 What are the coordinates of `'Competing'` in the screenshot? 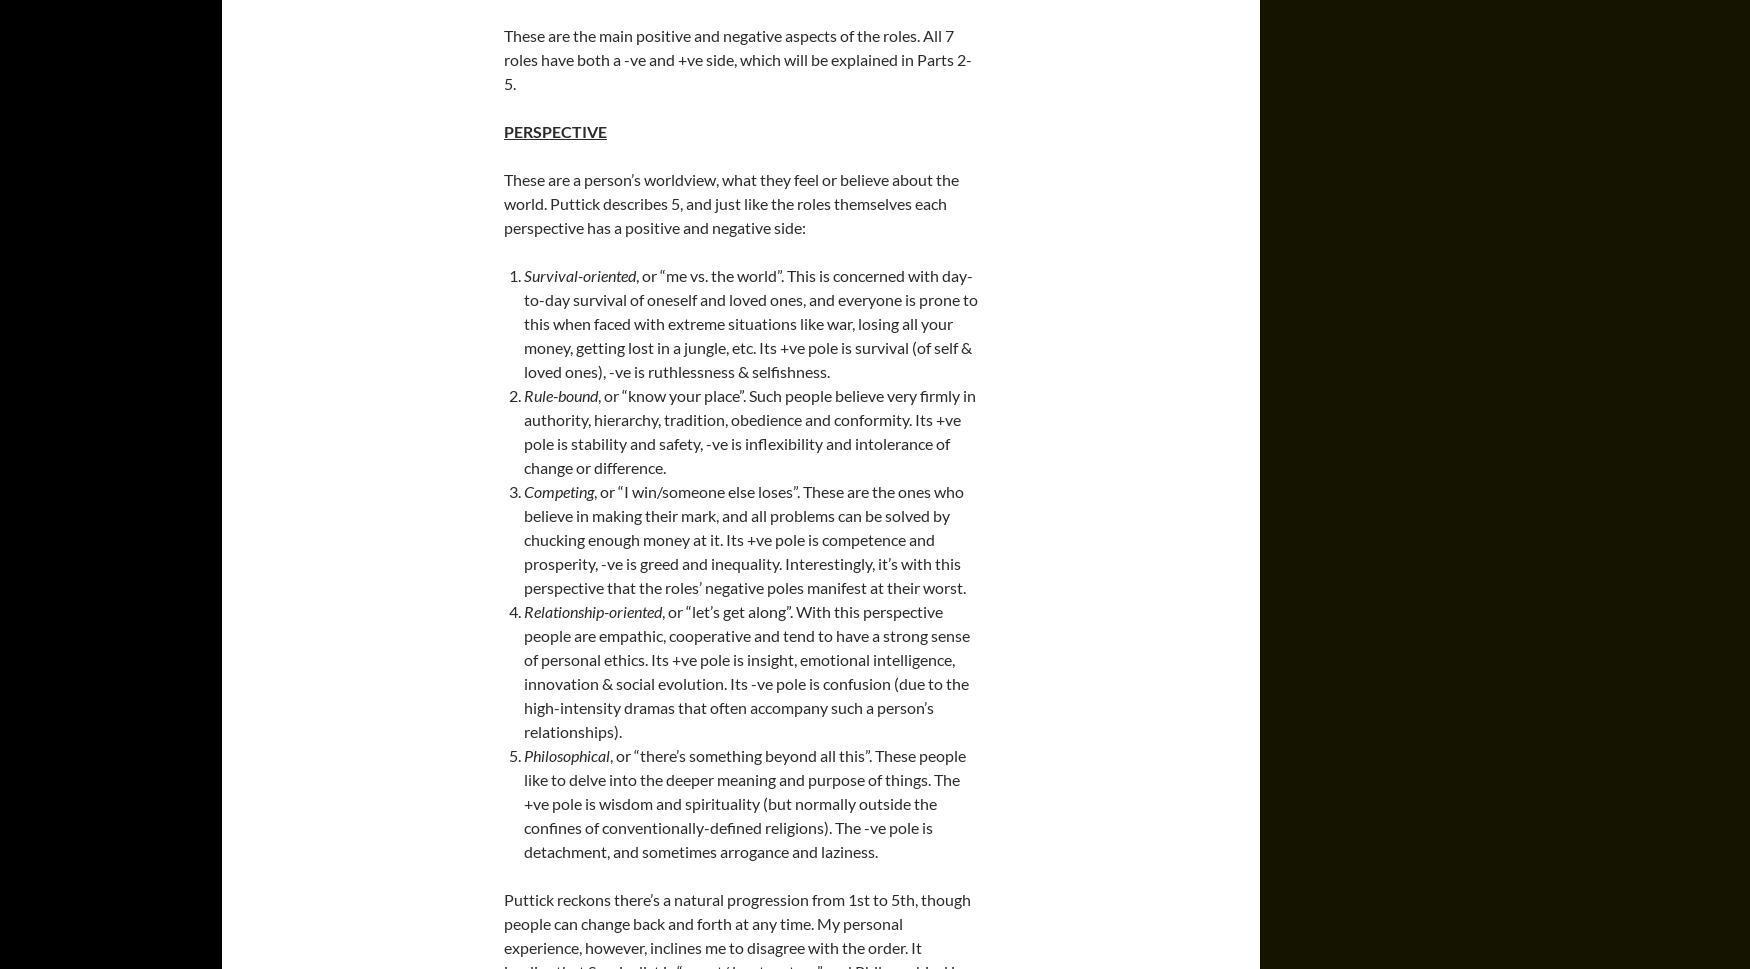 It's located at (557, 490).